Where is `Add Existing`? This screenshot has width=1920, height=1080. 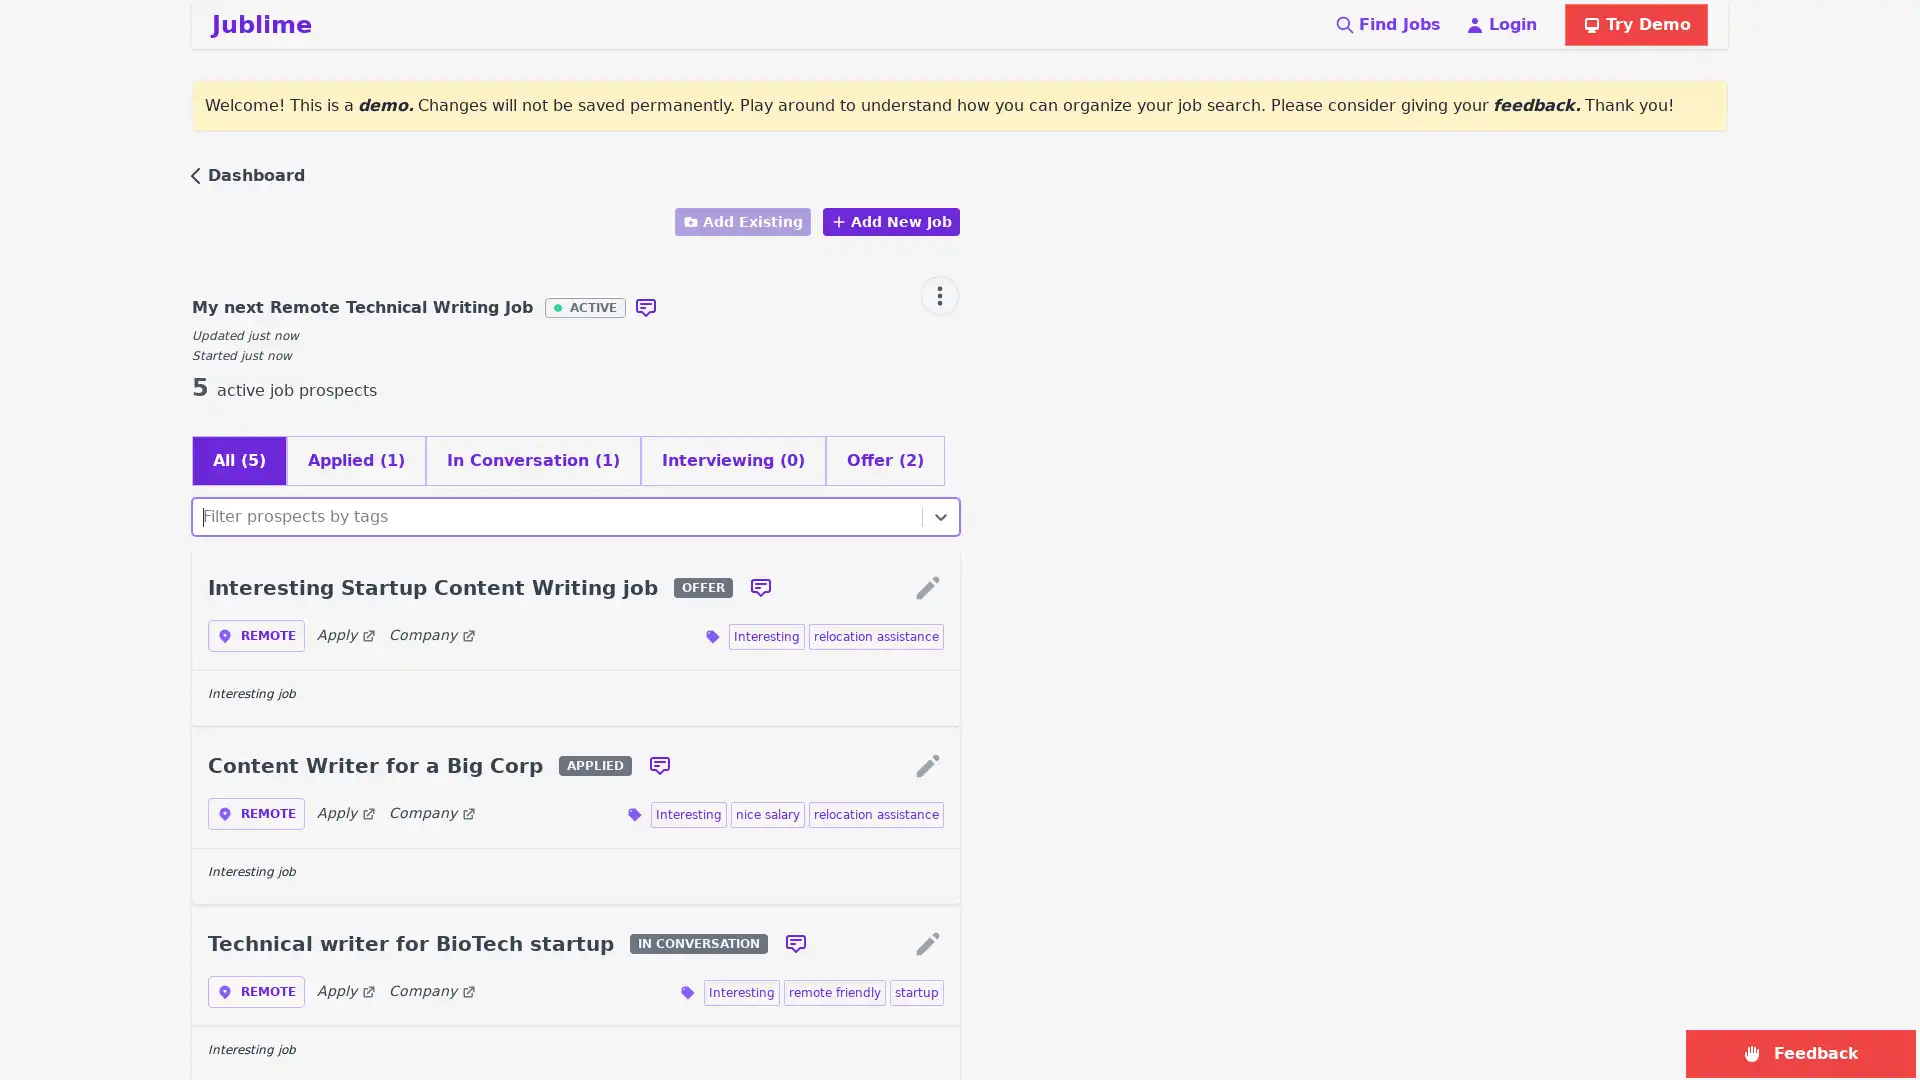 Add Existing is located at coordinates (742, 222).